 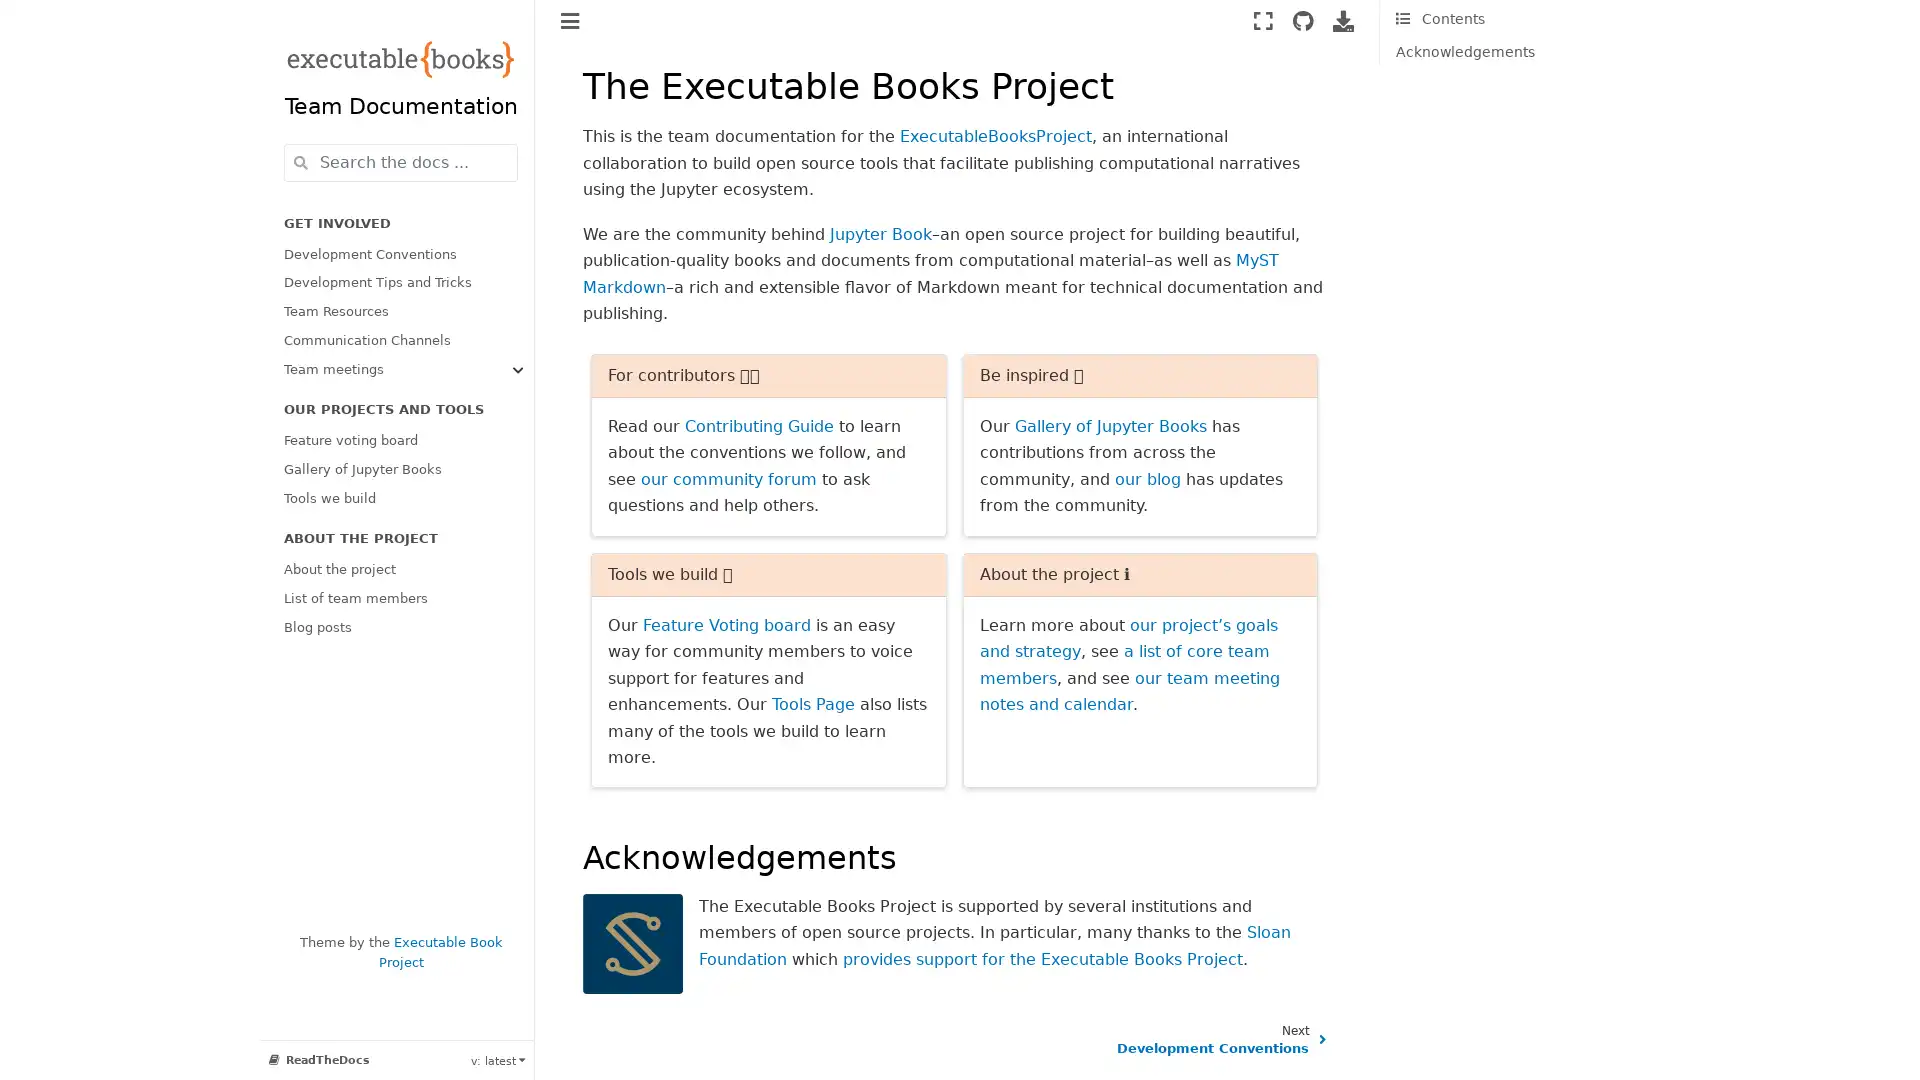 What do you see at coordinates (1302, 20) in the screenshot?
I see `Source repositories` at bounding box center [1302, 20].